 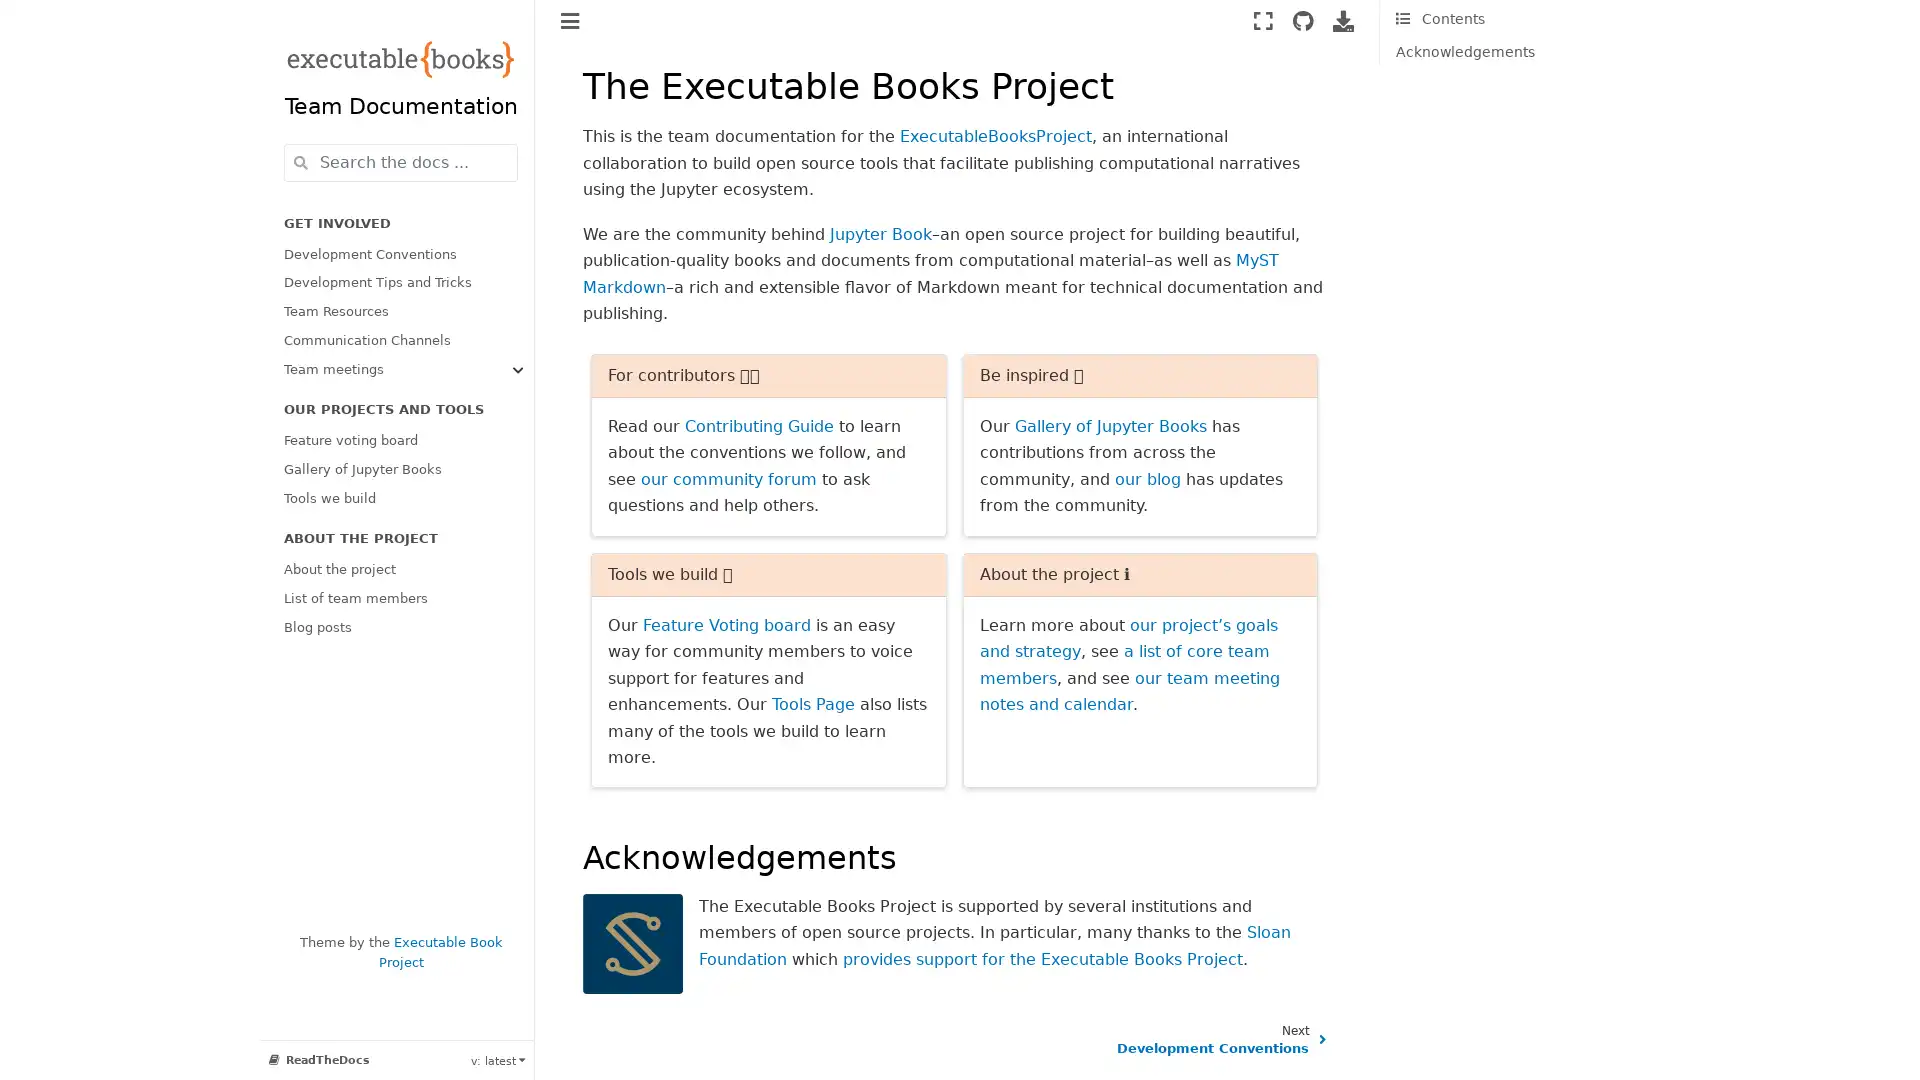 What do you see at coordinates (1302, 20) in the screenshot?
I see `Source repositories` at bounding box center [1302, 20].